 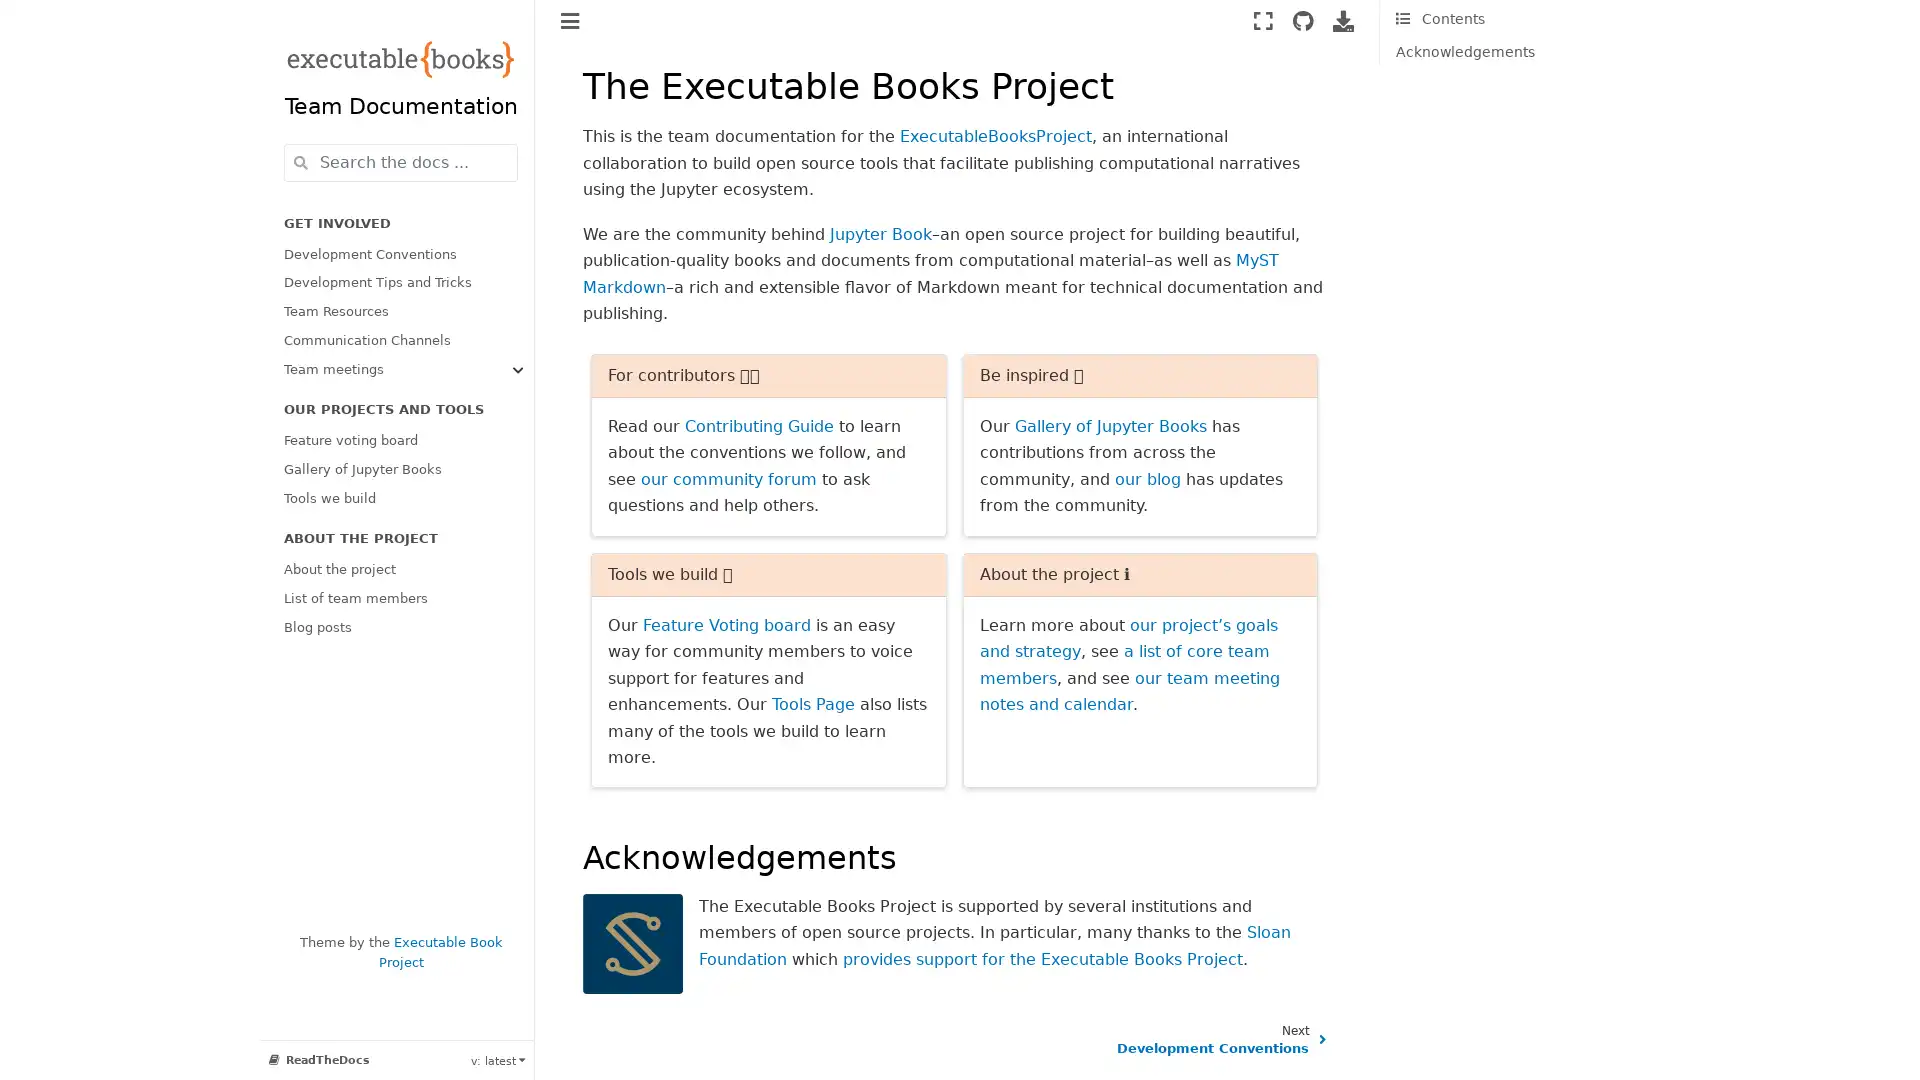 What do you see at coordinates (1302, 20) in the screenshot?
I see `Source repositories` at bounding box center [1302, 20].